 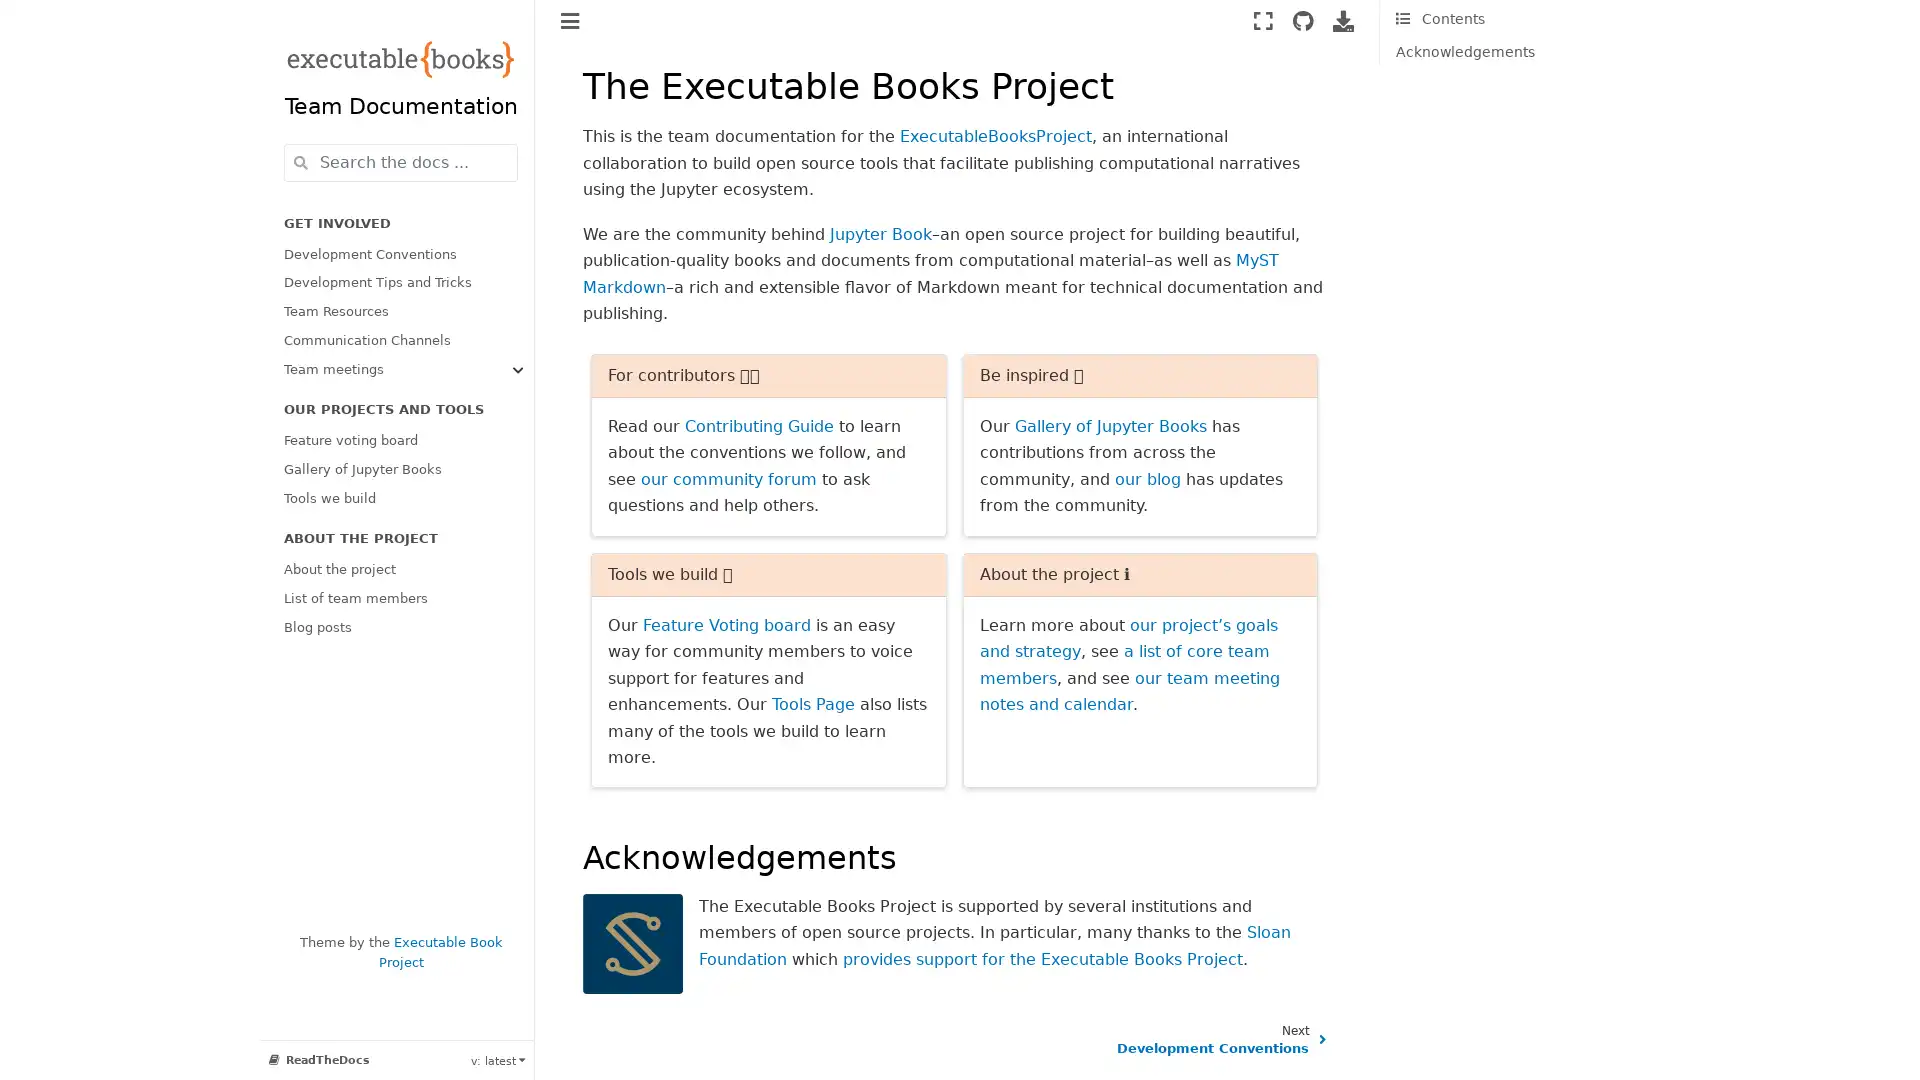 What do you see at coordinates (1302, 20) in the screenshot?
I see `Source repositories` at bounding box center [1302, 20].